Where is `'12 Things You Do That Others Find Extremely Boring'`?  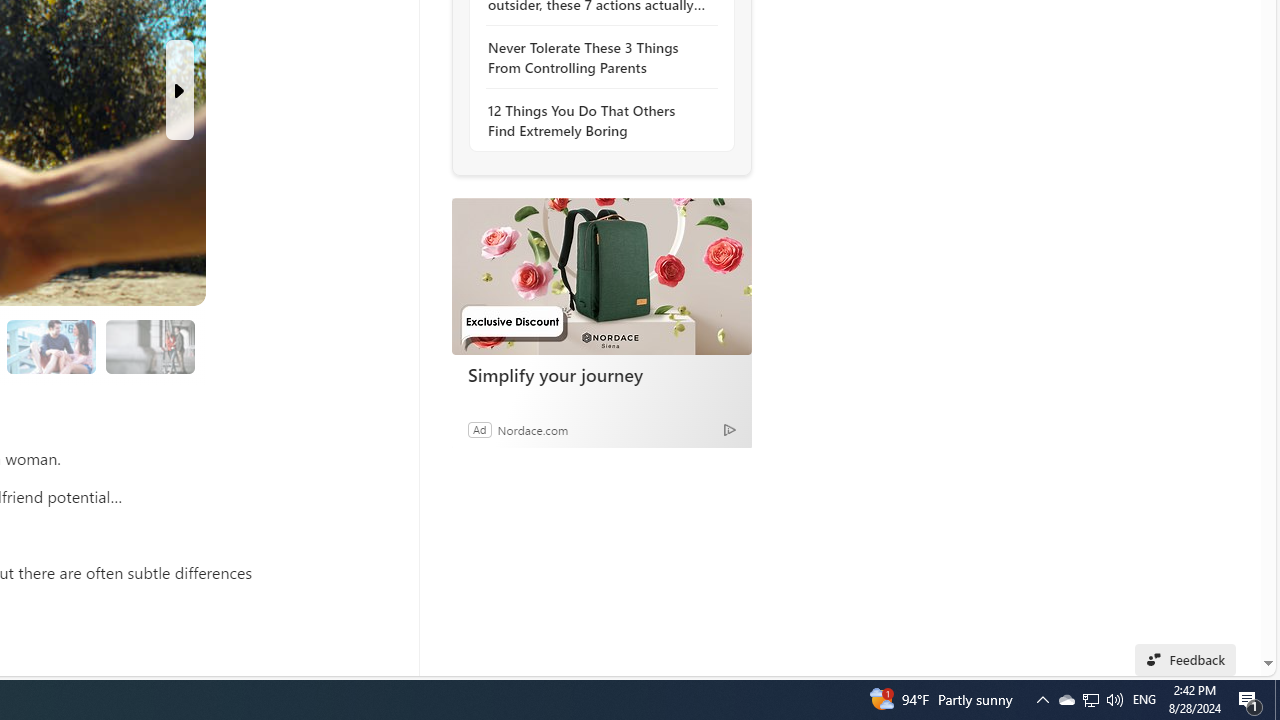 '12 Things You Do That Others Find Extremely Boring' is located at coordinates (595, 120).